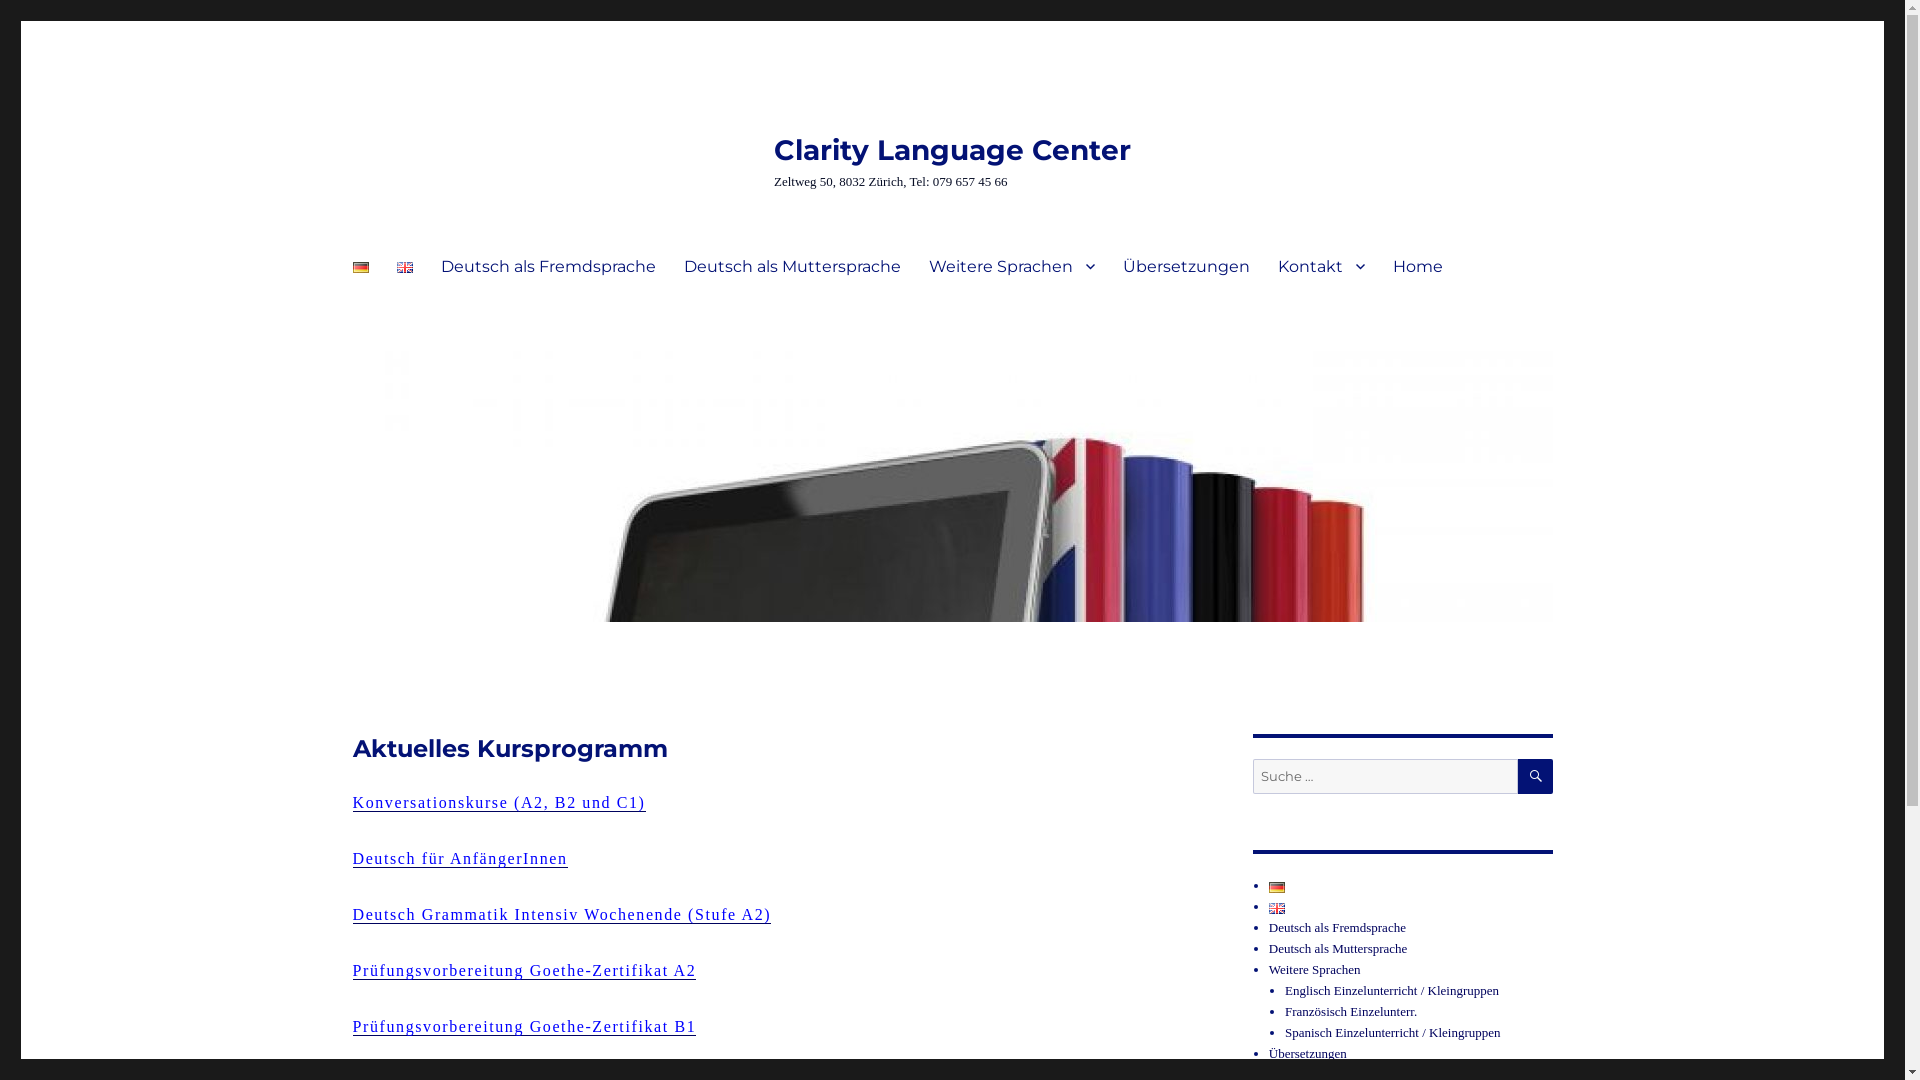 This screenshot has width=1920, height=1080. What do you see at coordinates (547, 265) in the screenshot?
I see `'Deutsch als Fremdsprache'` at bounding box center [547, 265].